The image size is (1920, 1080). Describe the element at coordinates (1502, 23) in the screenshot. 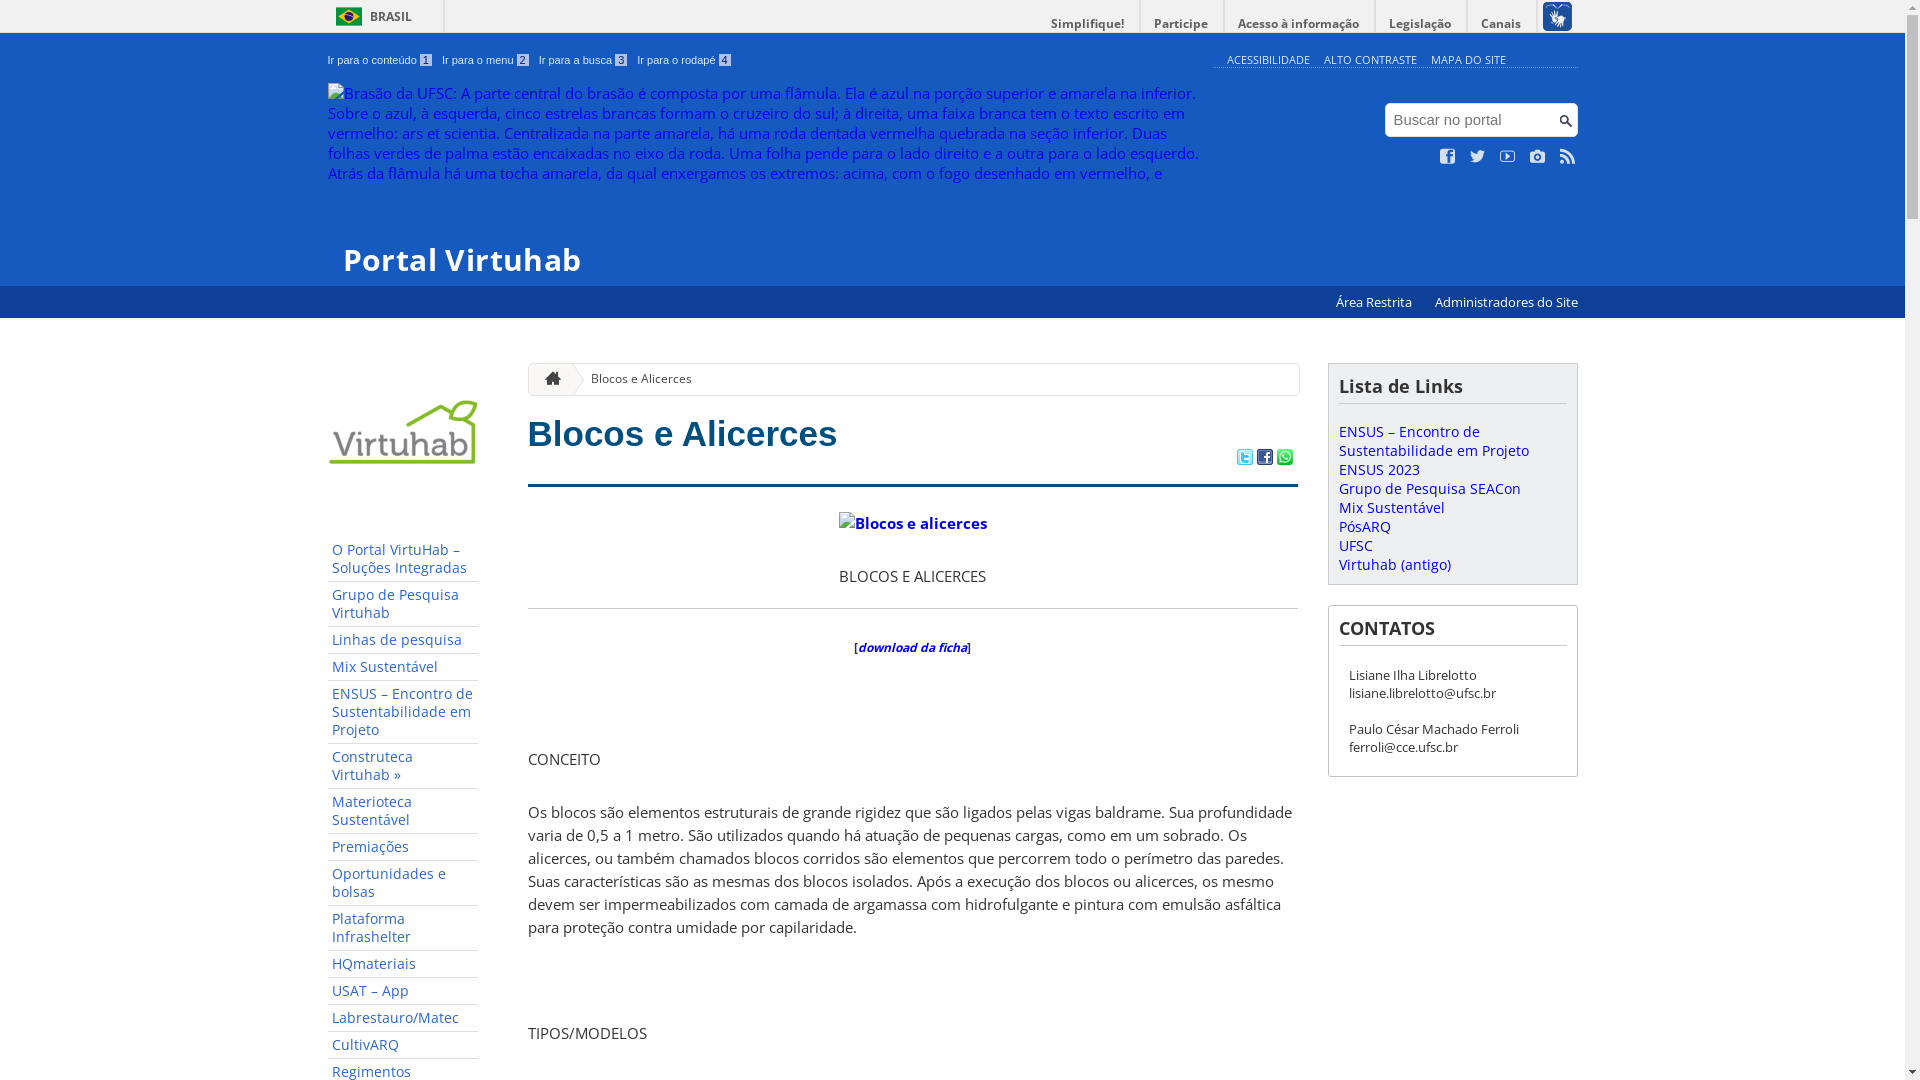

I see `'Canais'` at that location.